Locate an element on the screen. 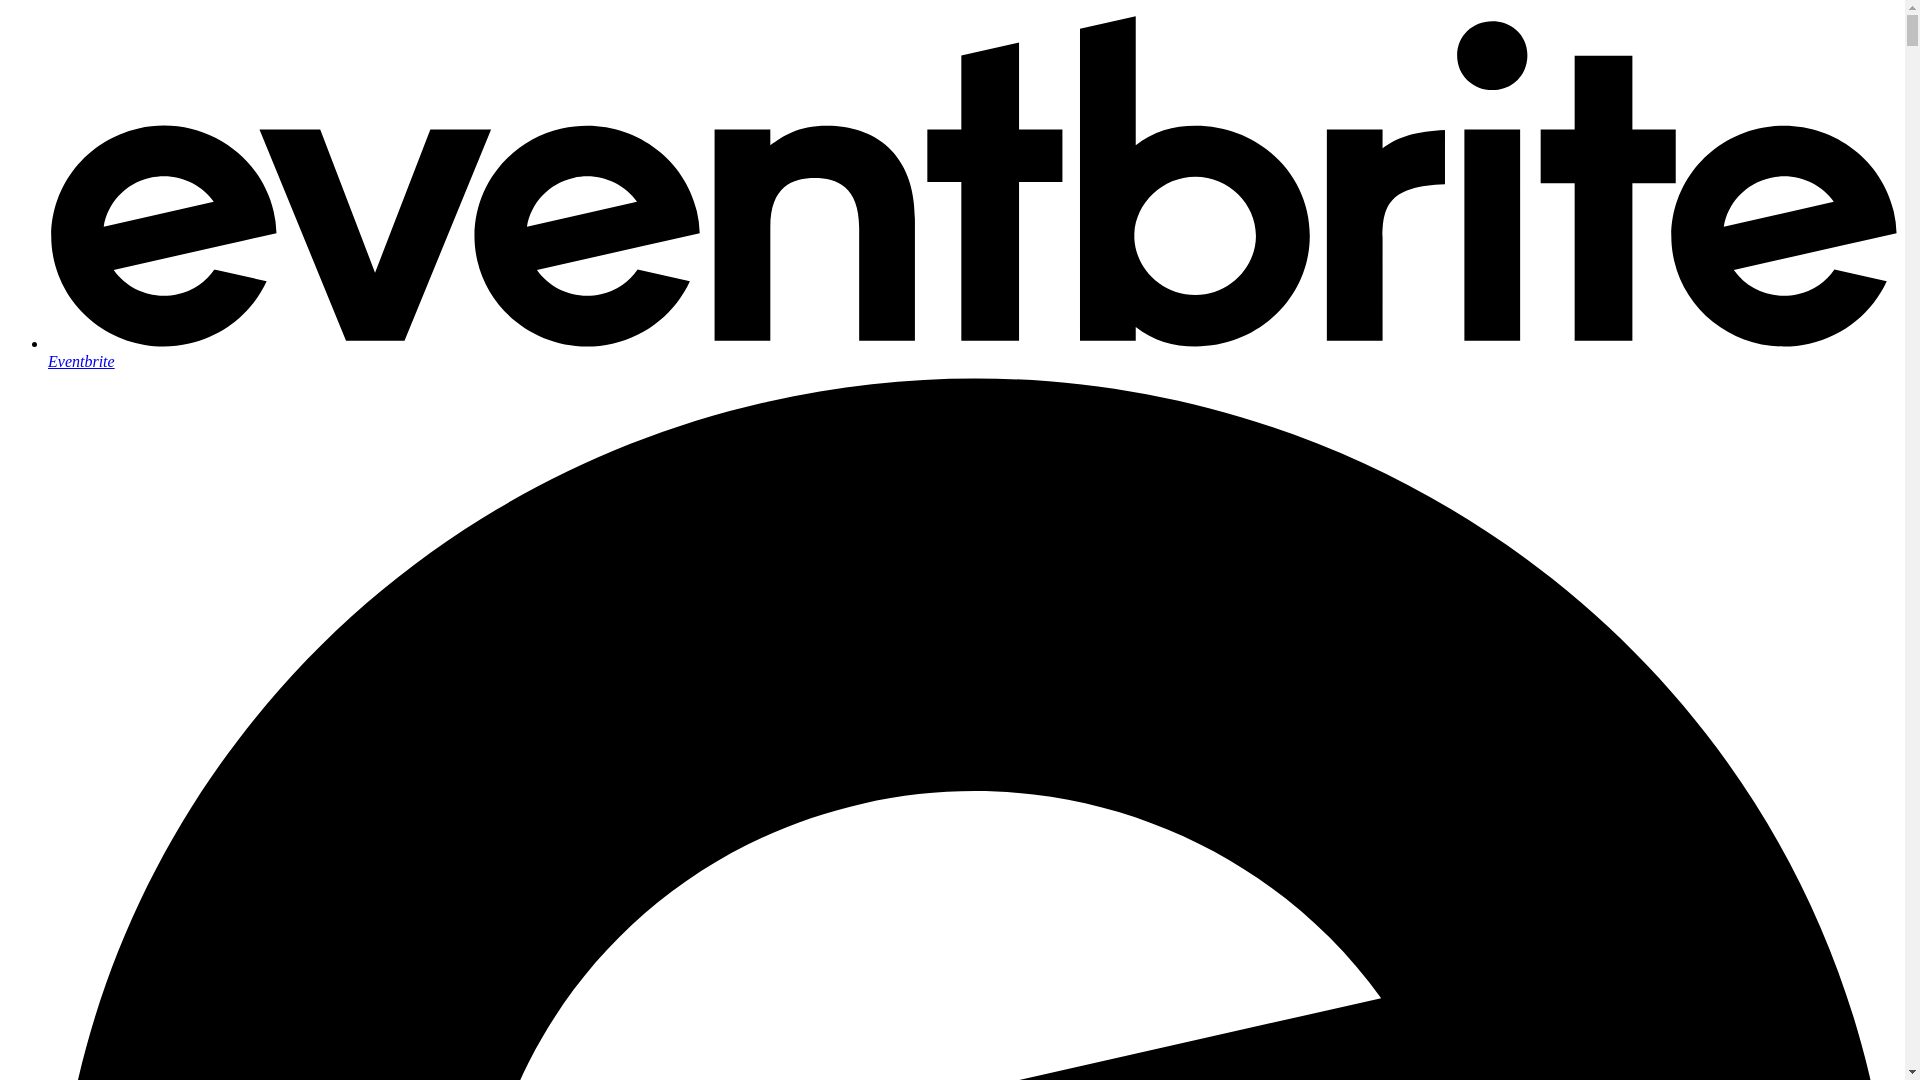 The height and width of the screenshot is (1080, 1920). 'Eventbrite' is located at coordinates (972, 351).